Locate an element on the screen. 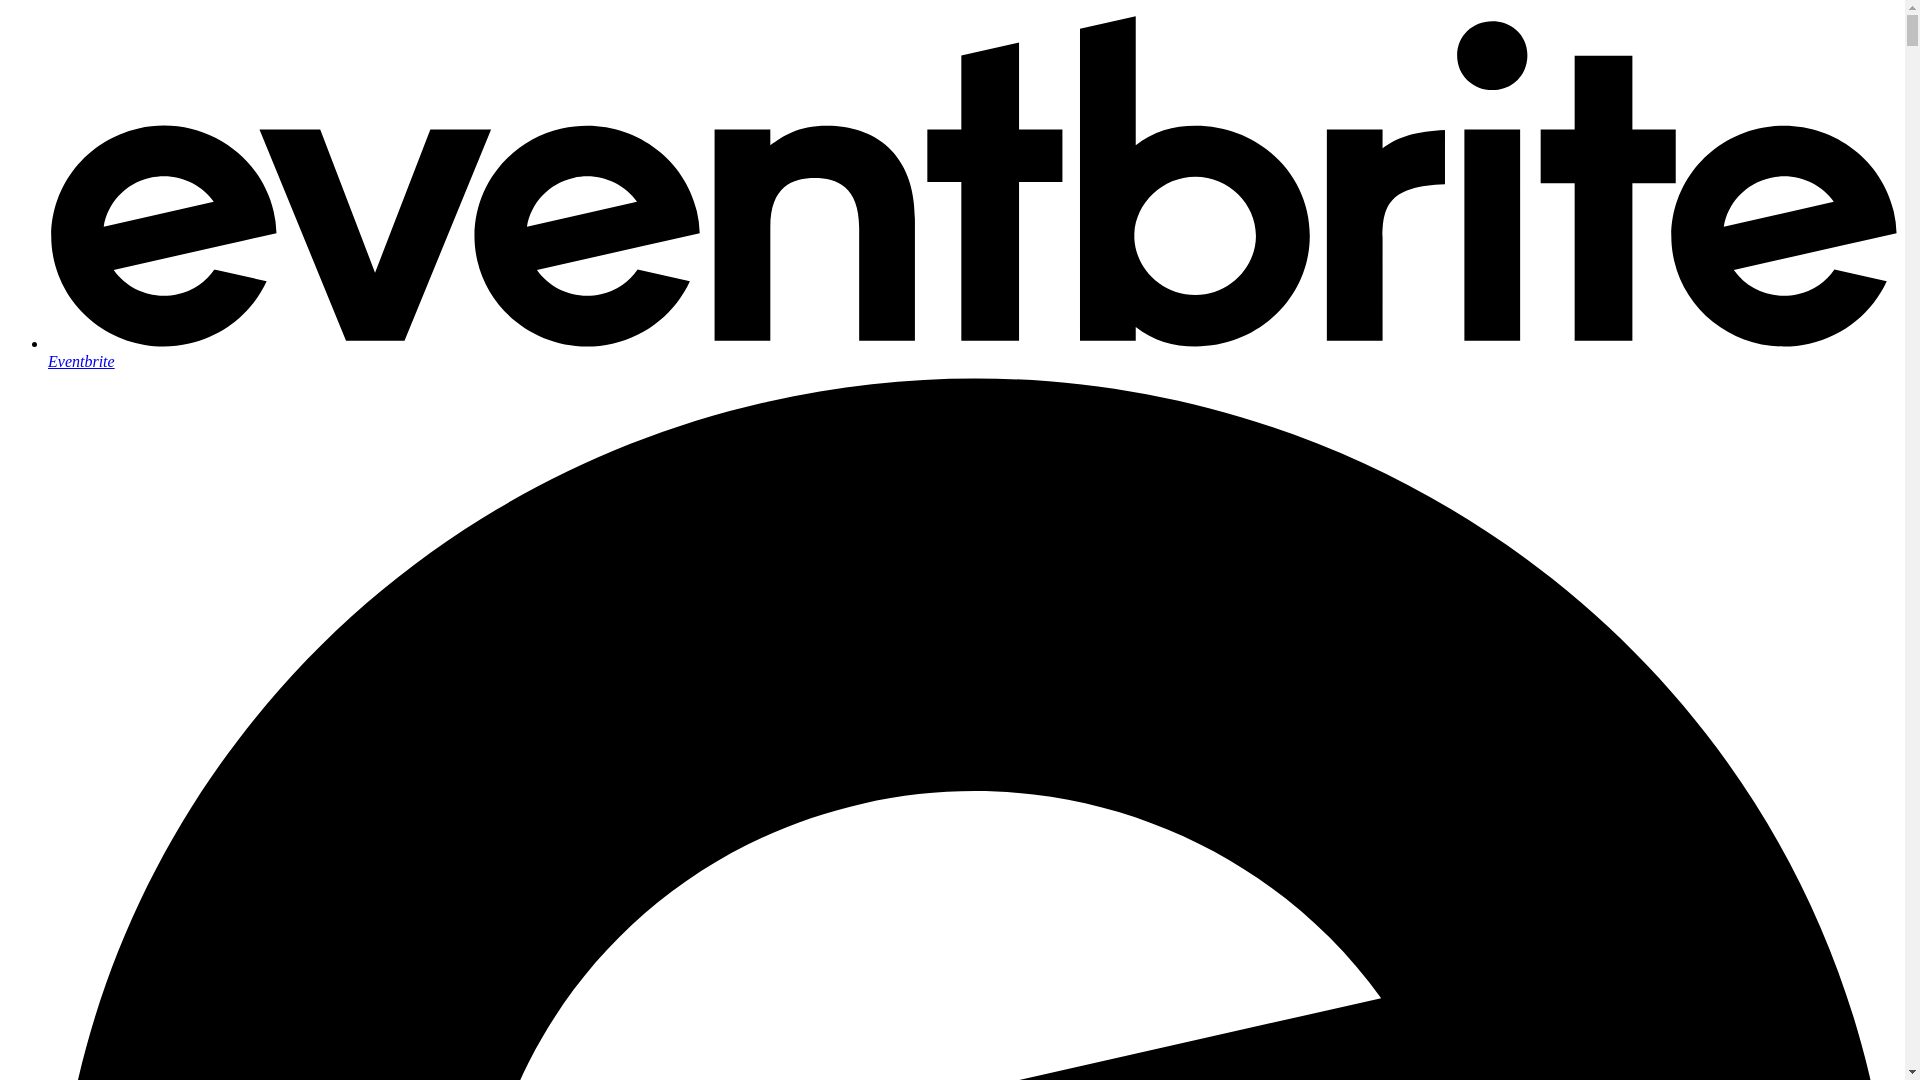 The height and width of the screenshot is (1080, 1920). 'Eventbrite' is located at coordinates (972, 351).